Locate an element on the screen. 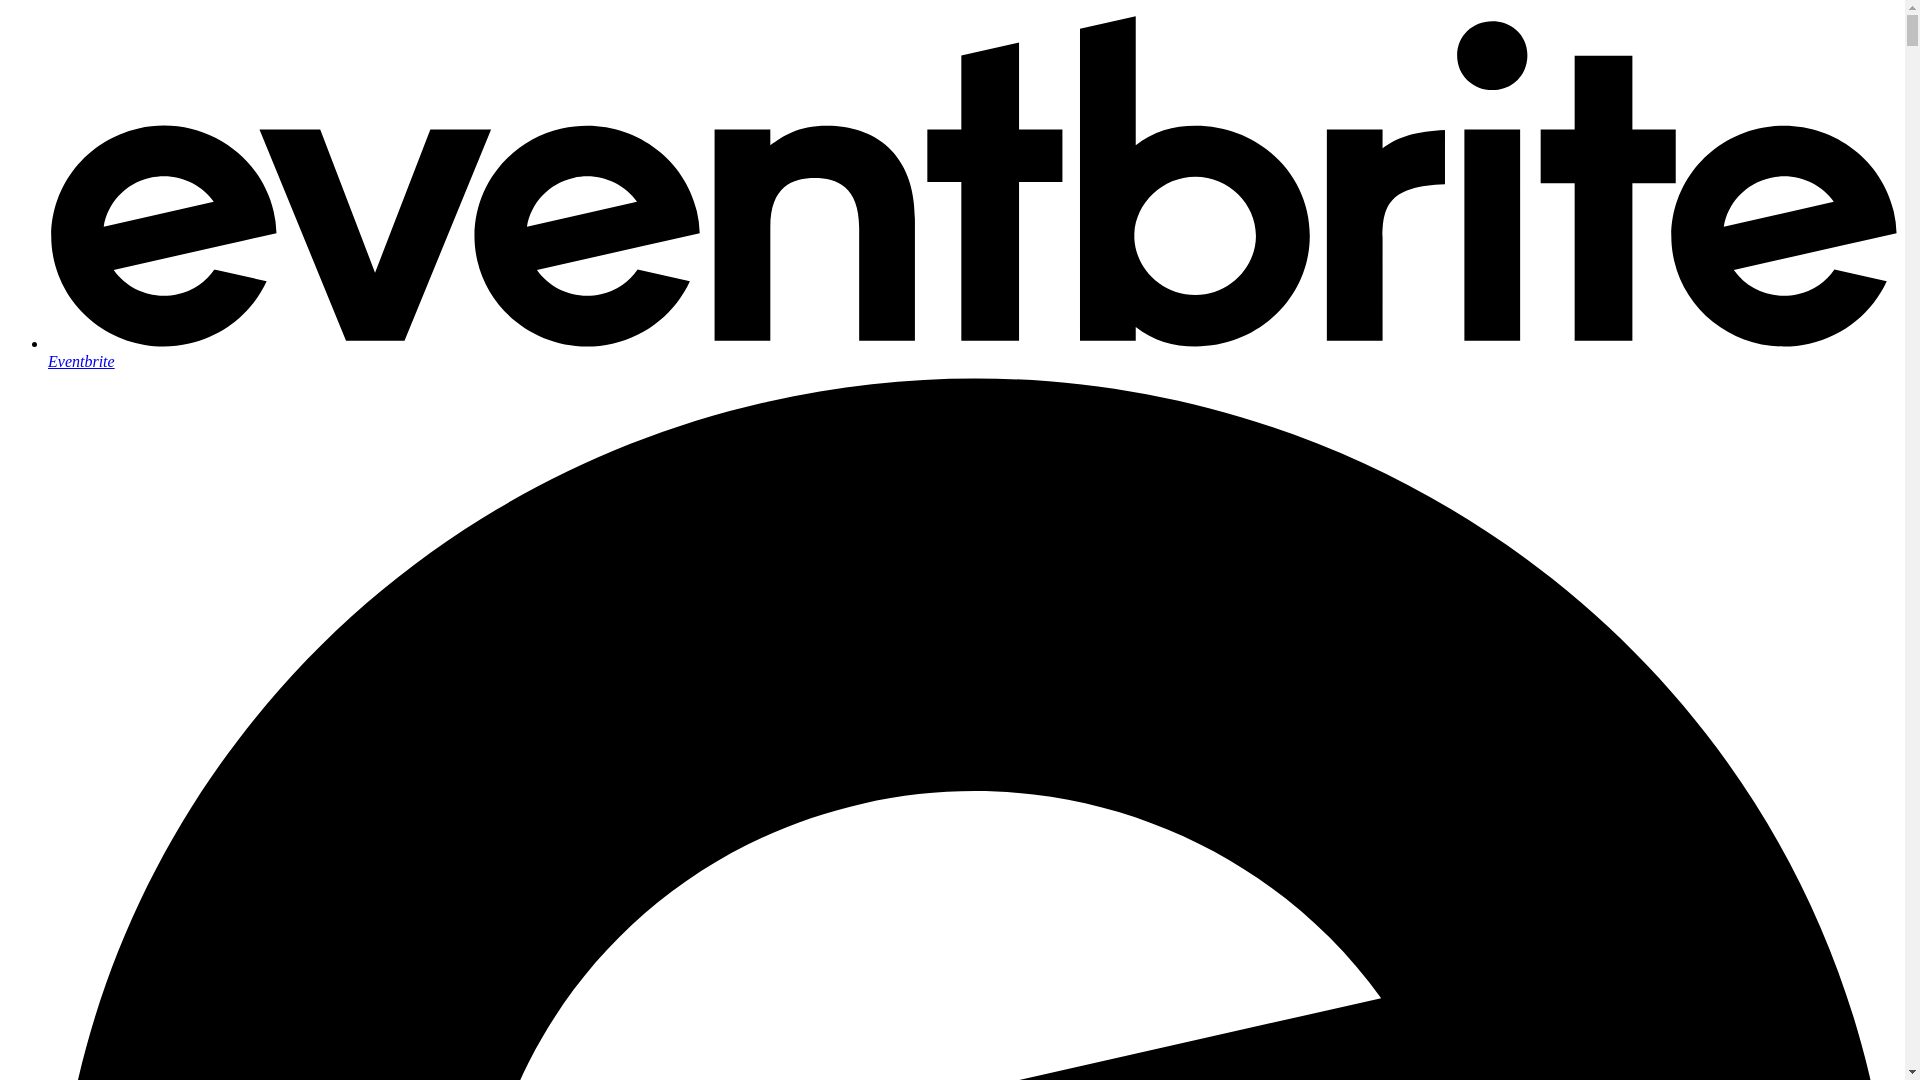 The height and width of the screenshot is (1080, 1920). 'Eventbrite' is located at coordinates (972, 351).